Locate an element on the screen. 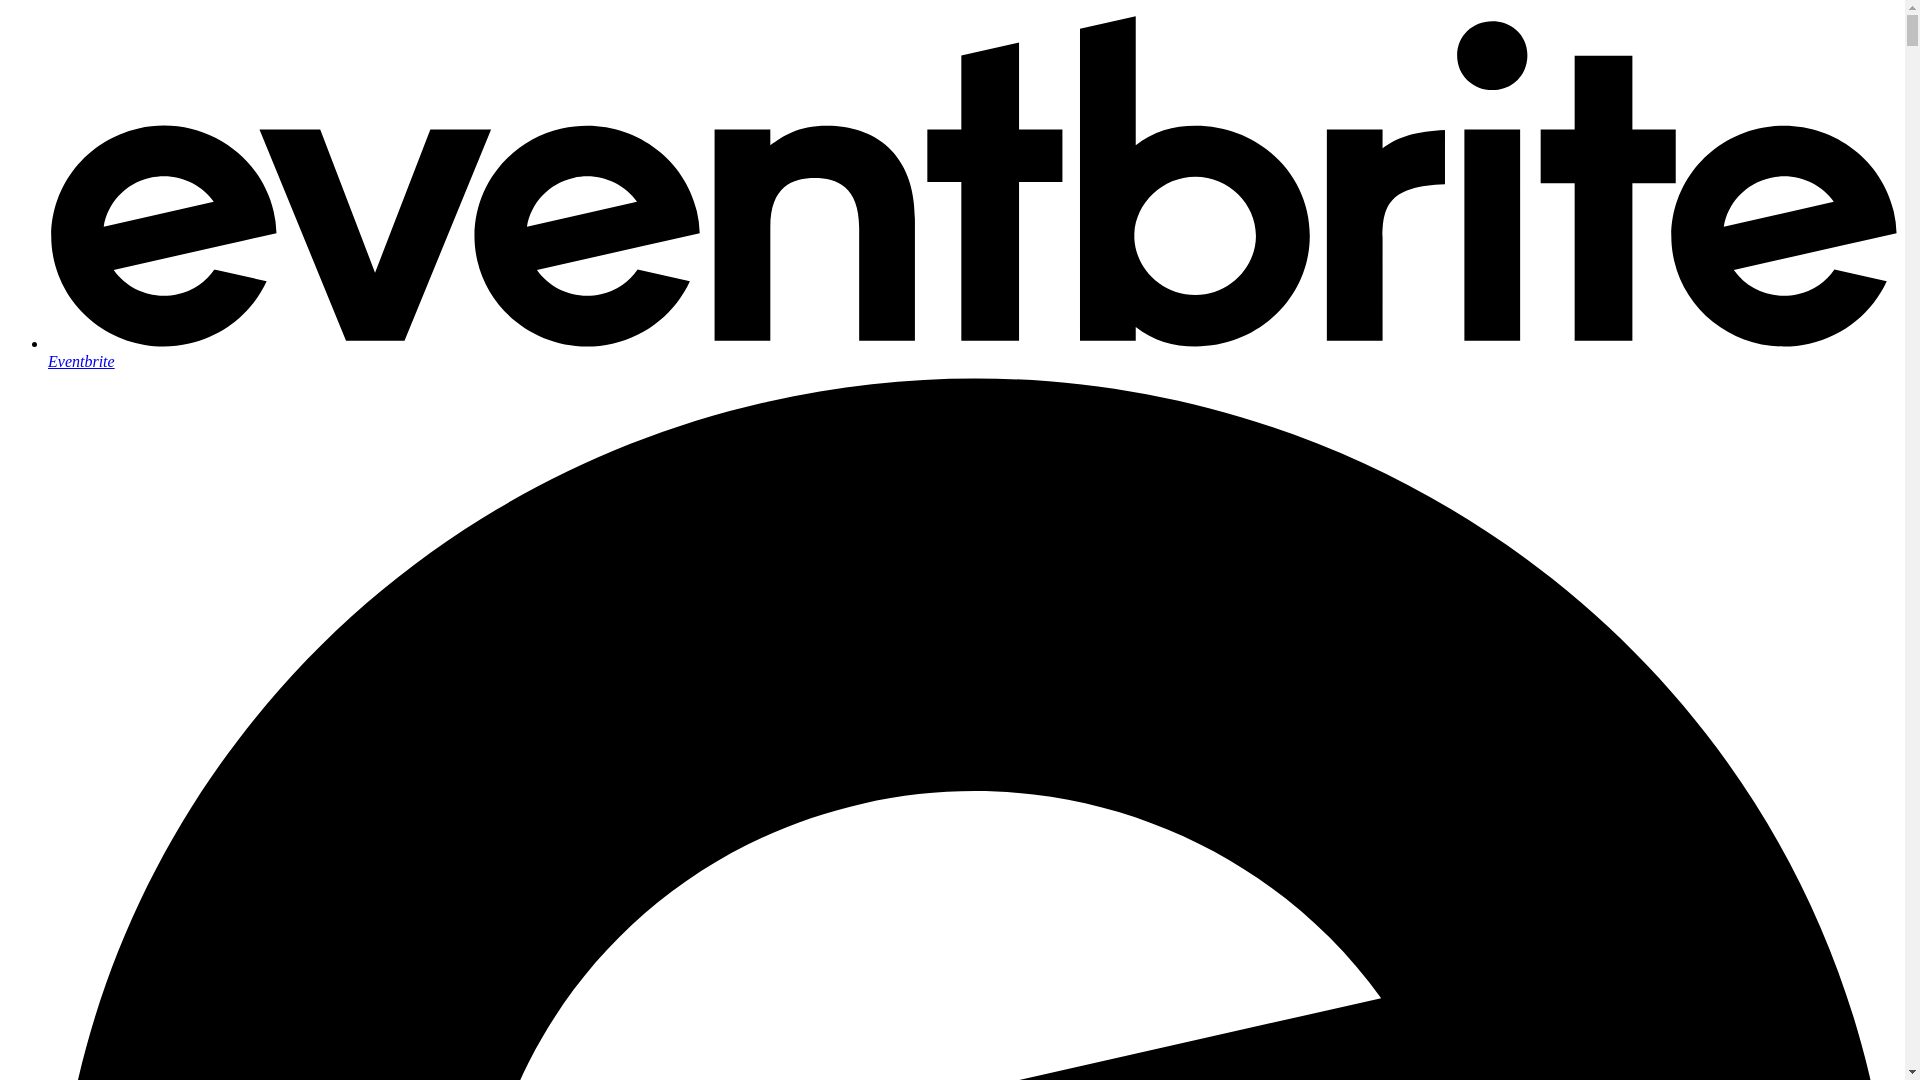 The height and width of the screenshot is (1080, 1920). 'Eventbrite' is located at coordinates (972, 351).